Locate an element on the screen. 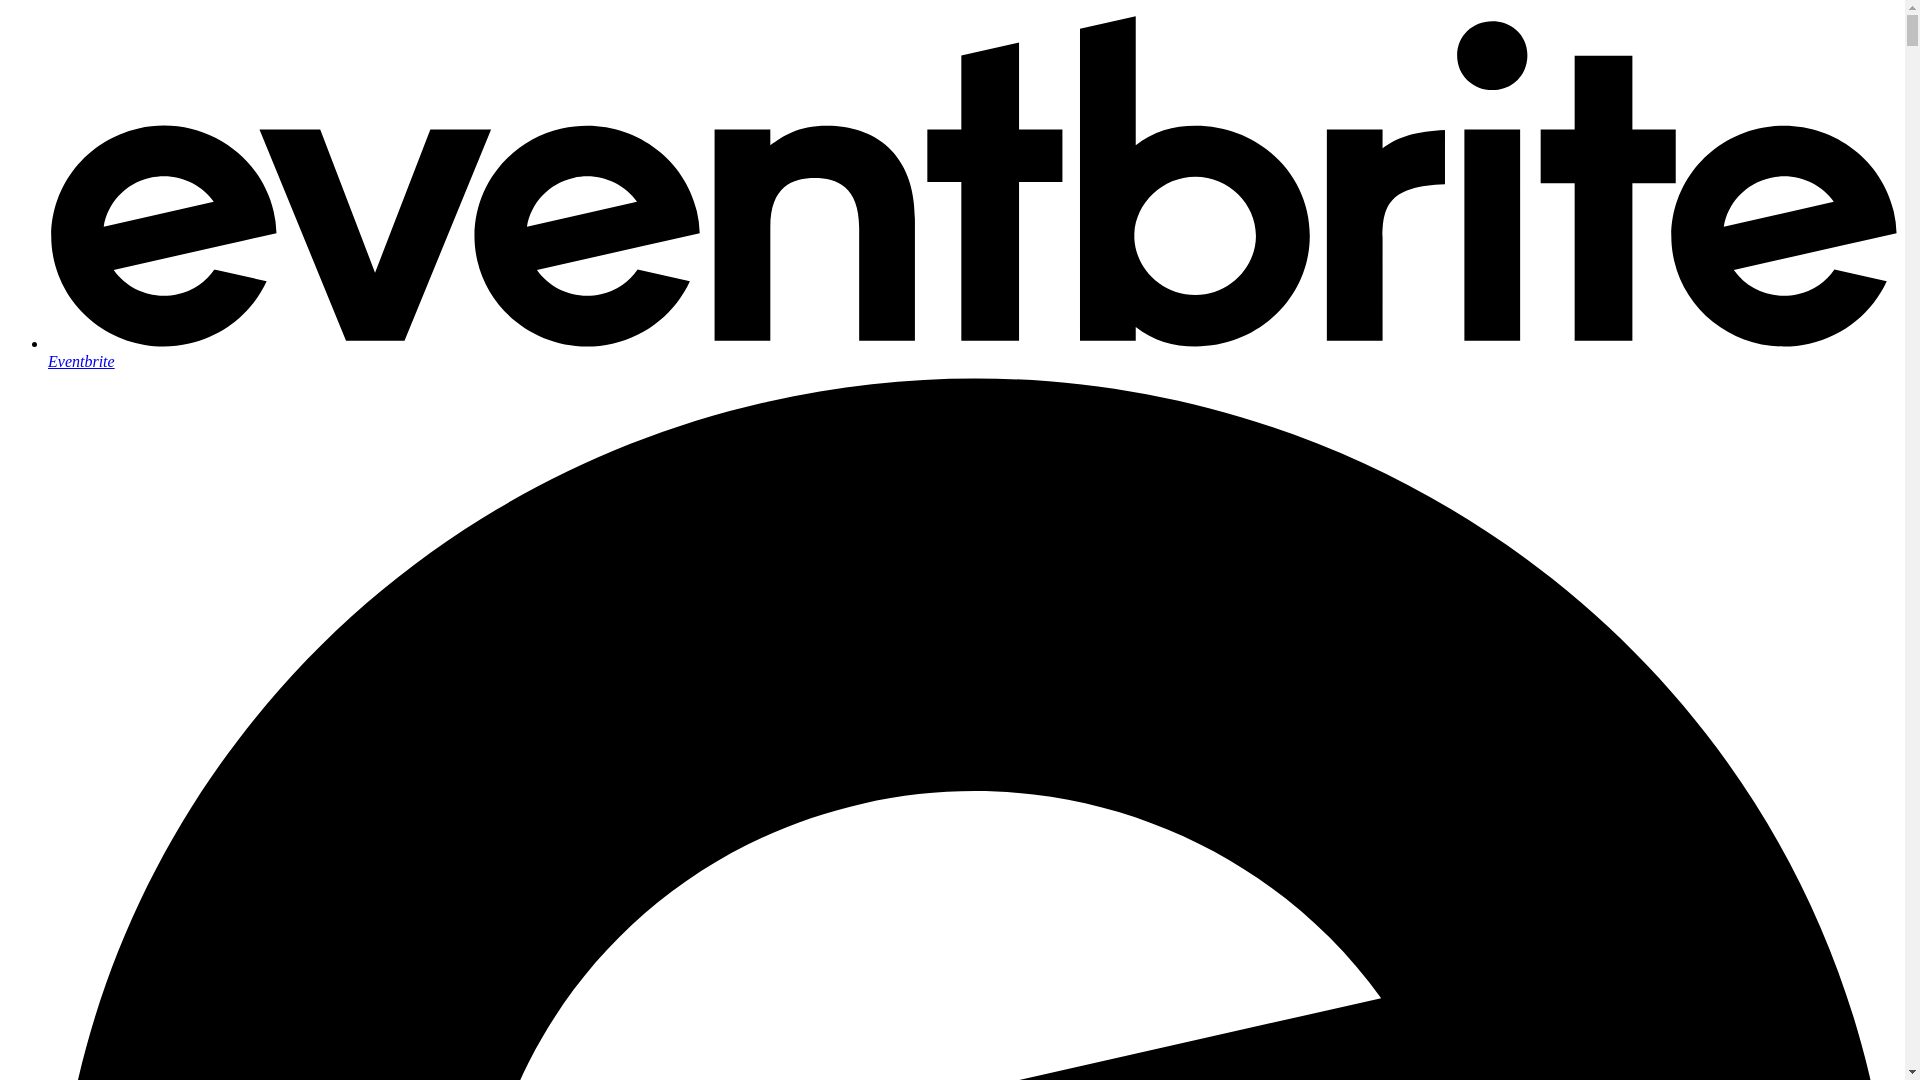 The height and width of the screenshot is (1080, 1920). 'Eventbrite' is located at coordinates (972, 351).